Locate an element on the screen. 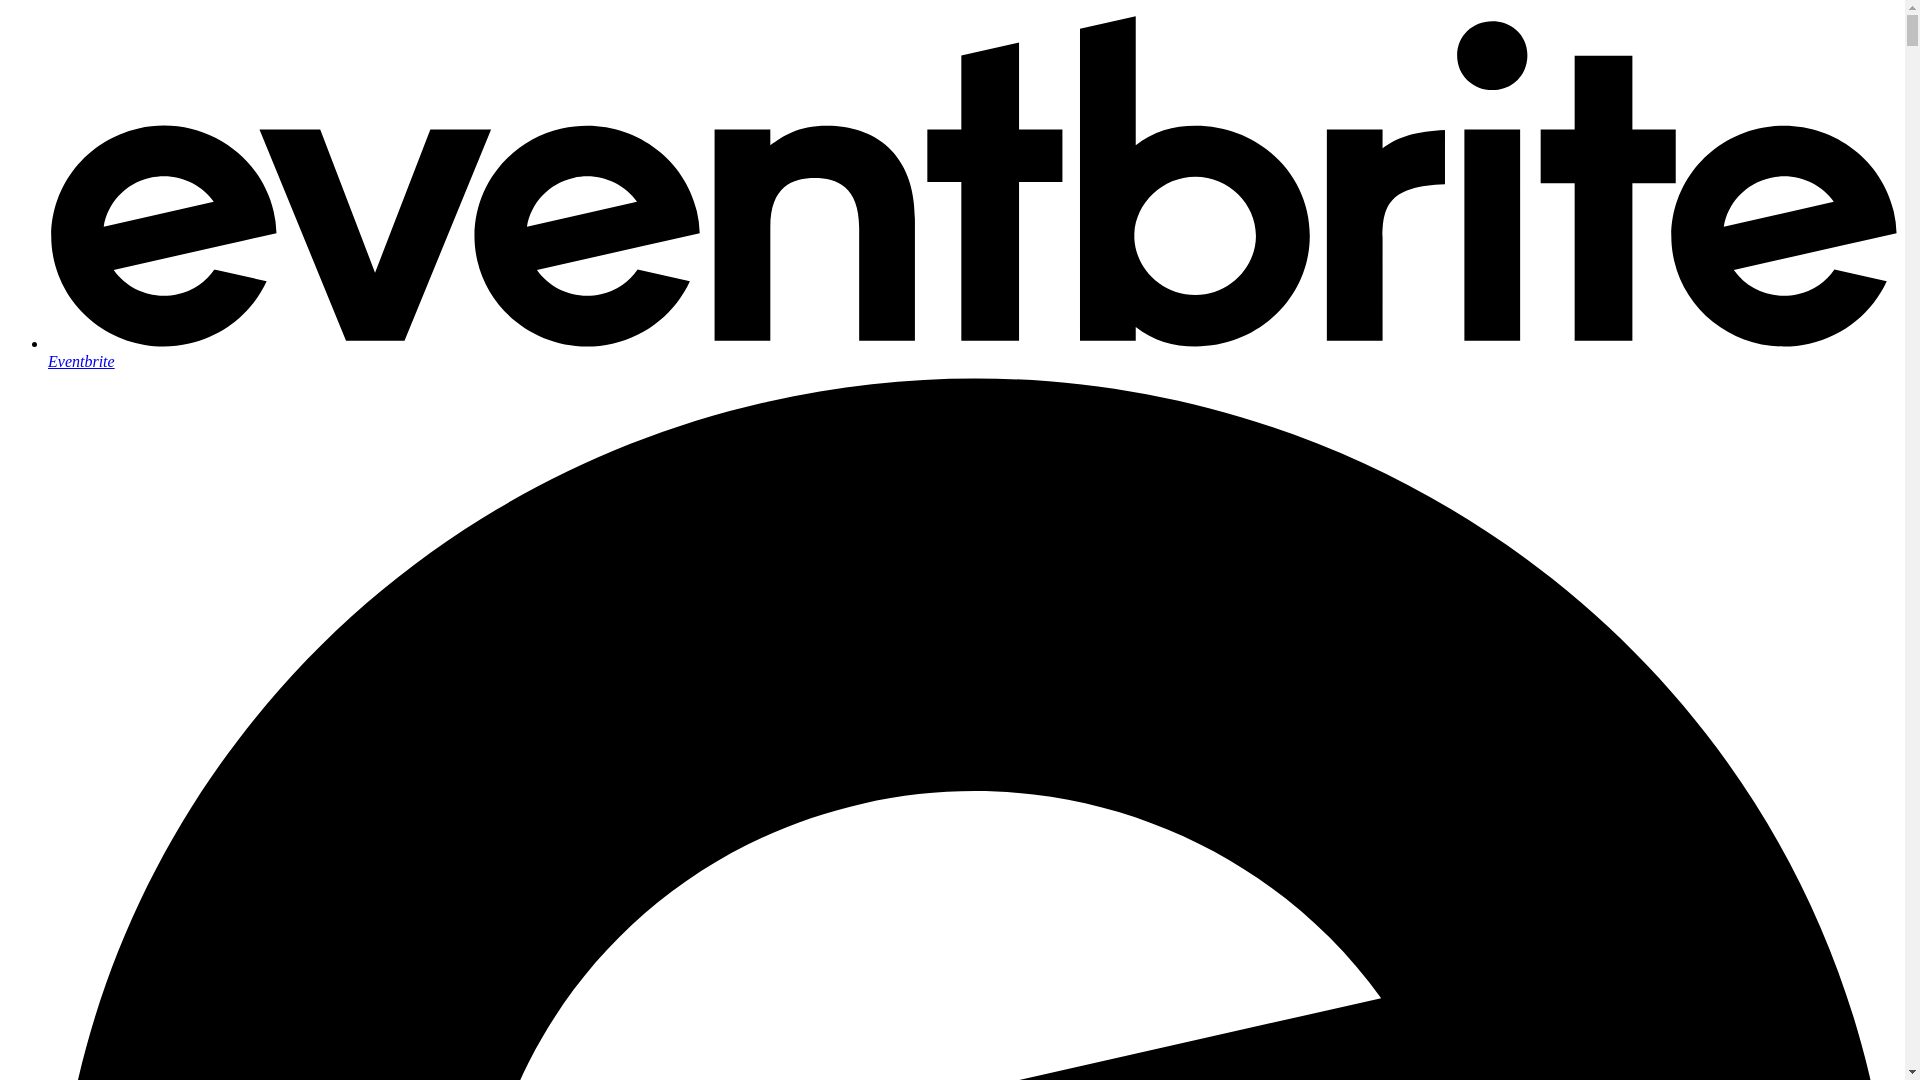 The height and width of the screenshot is (1080, 1920). 'Eventbrite' is located at coordinates (972, 351).